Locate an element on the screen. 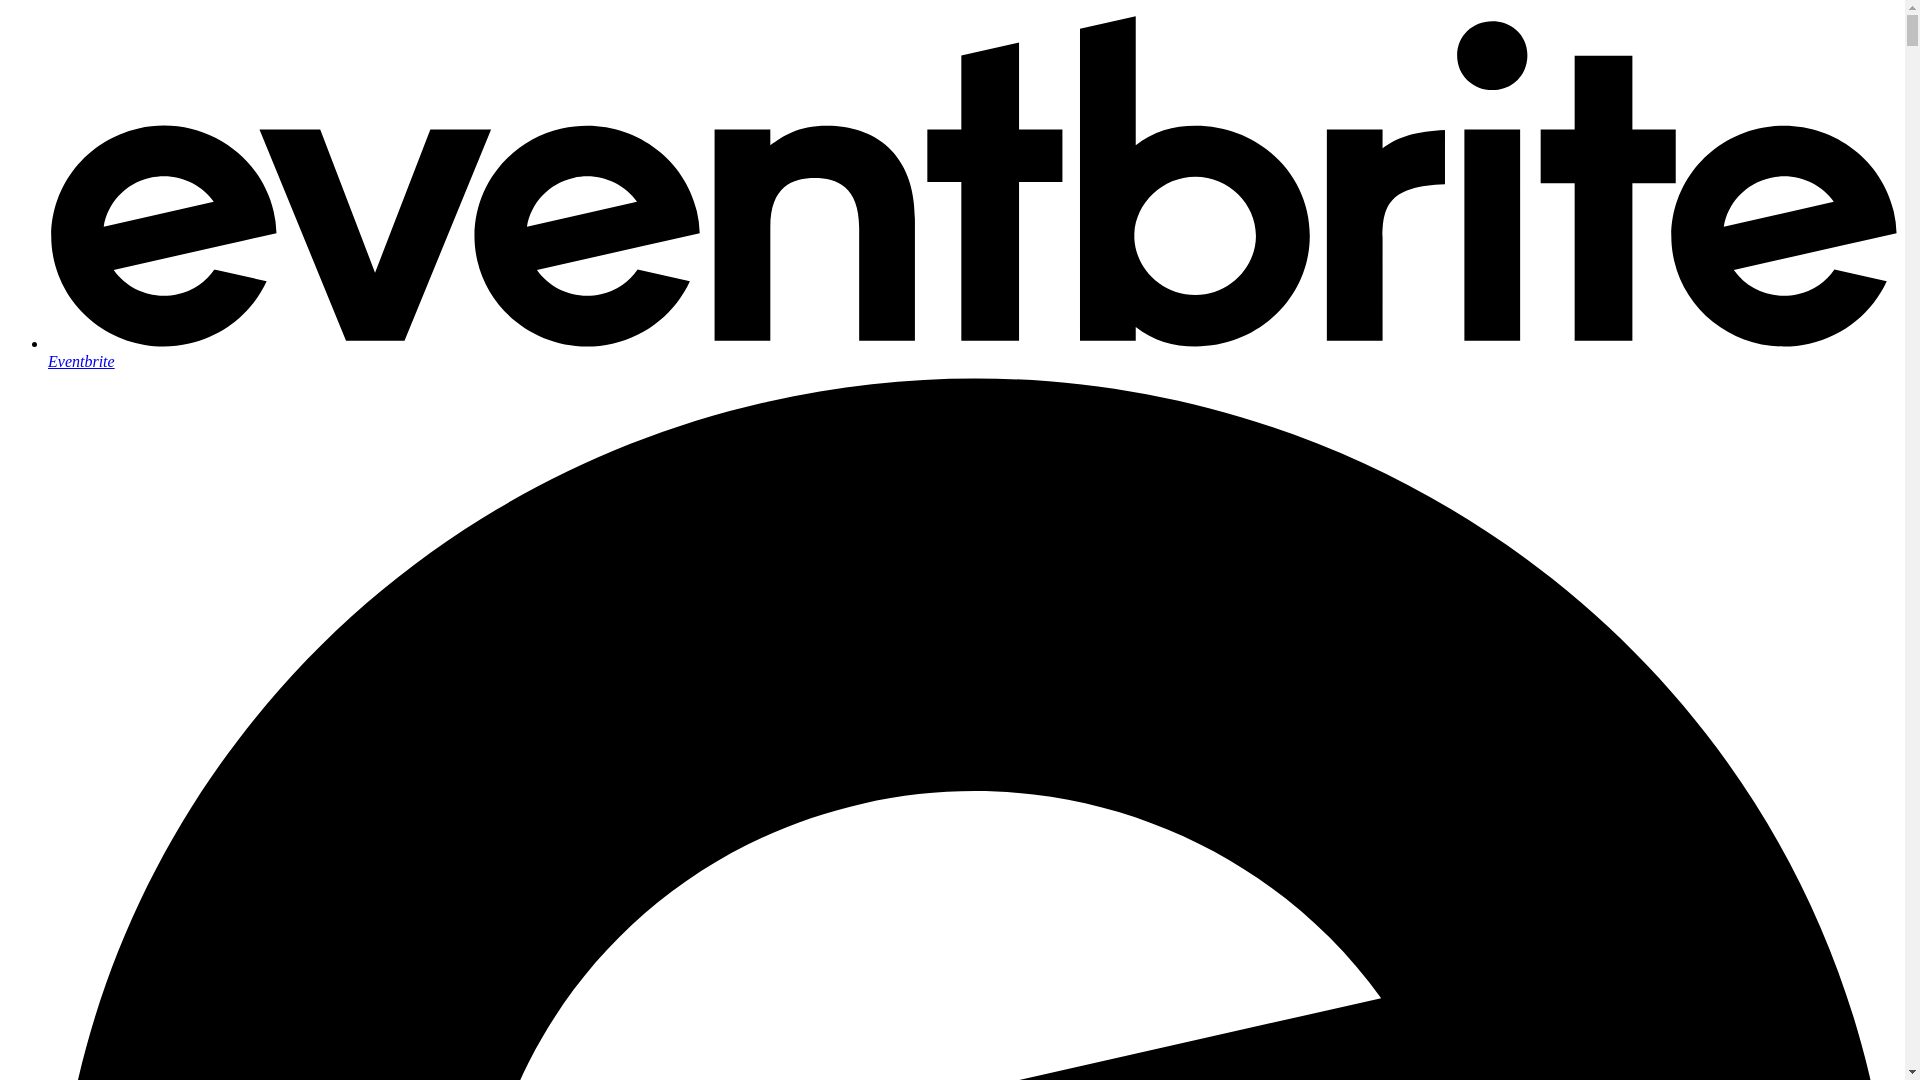 The height and width of the screenshot is (1080, 1920). 'Eventbrite' is located at coordinates (972, 351).